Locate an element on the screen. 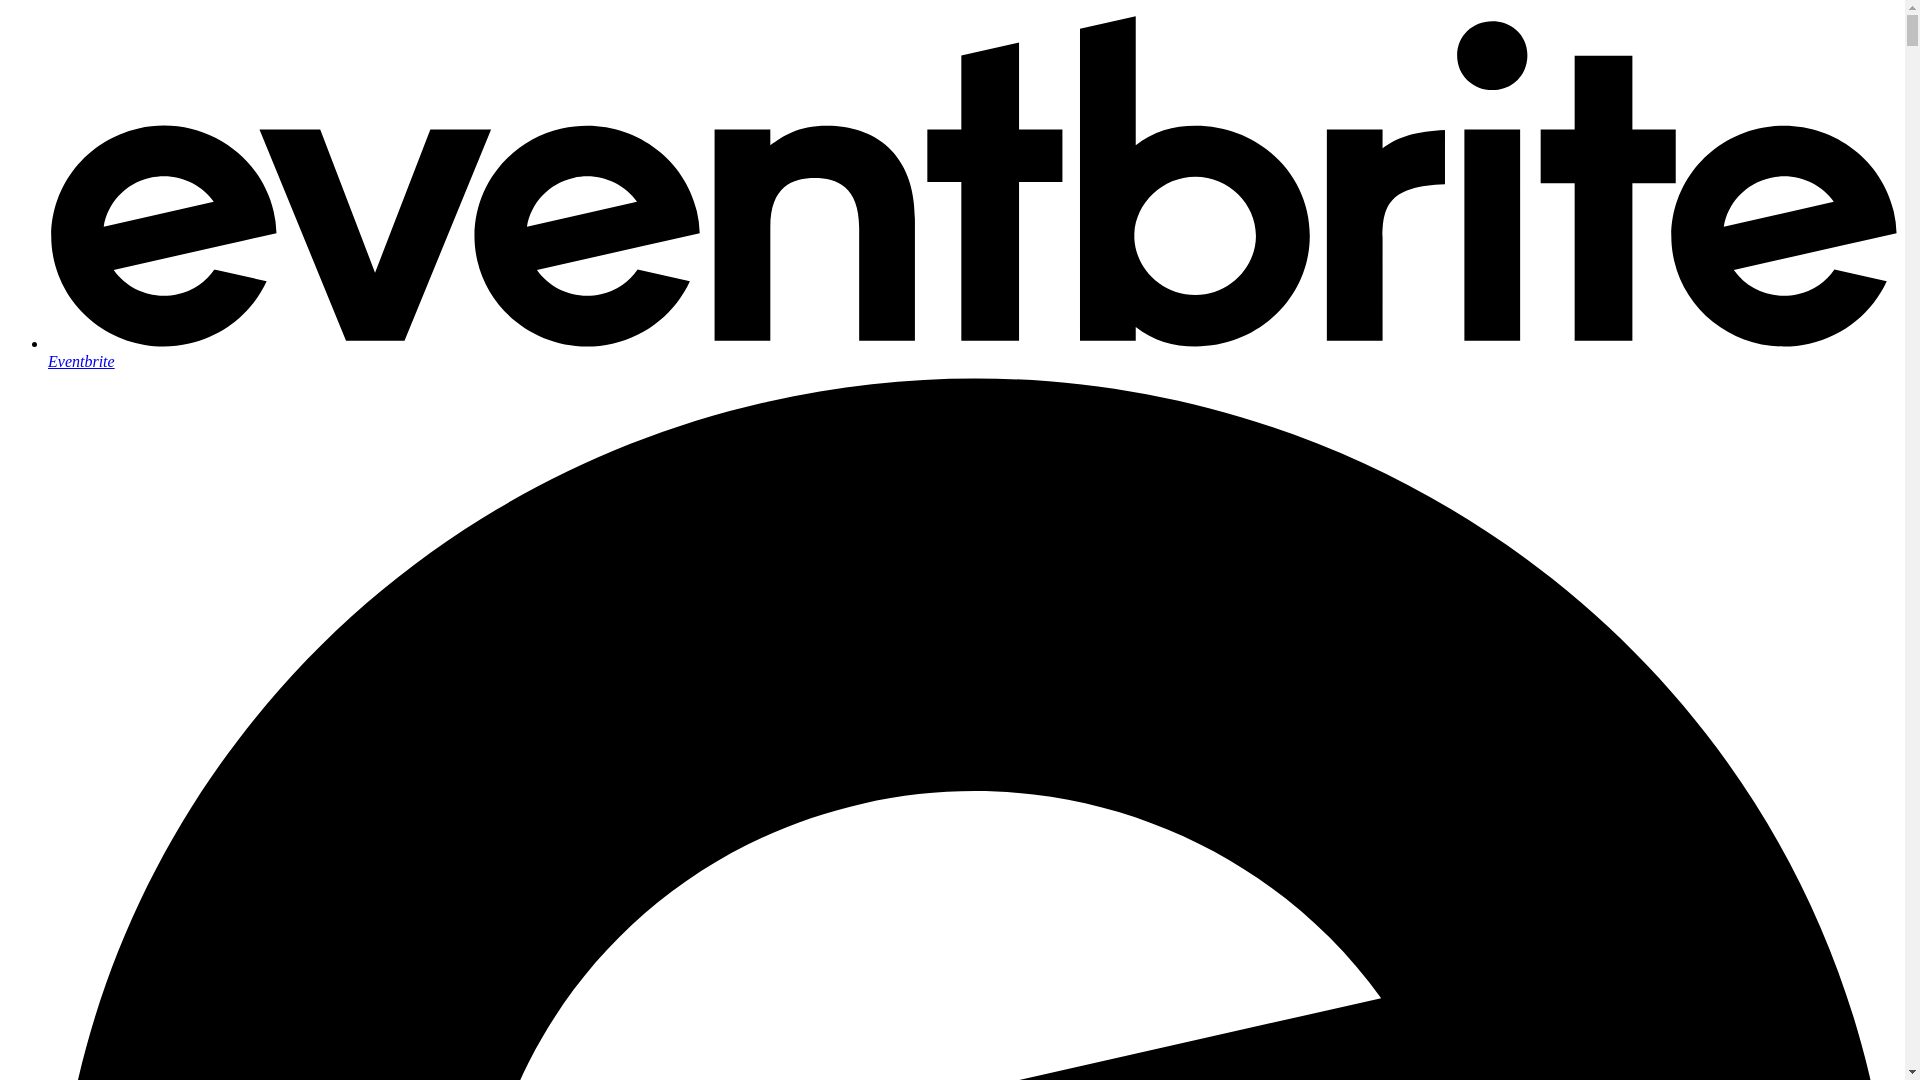 The height and width of the screenshot is (1080, 1920). 'Eventbrite' is located at coordinates (972, 351).